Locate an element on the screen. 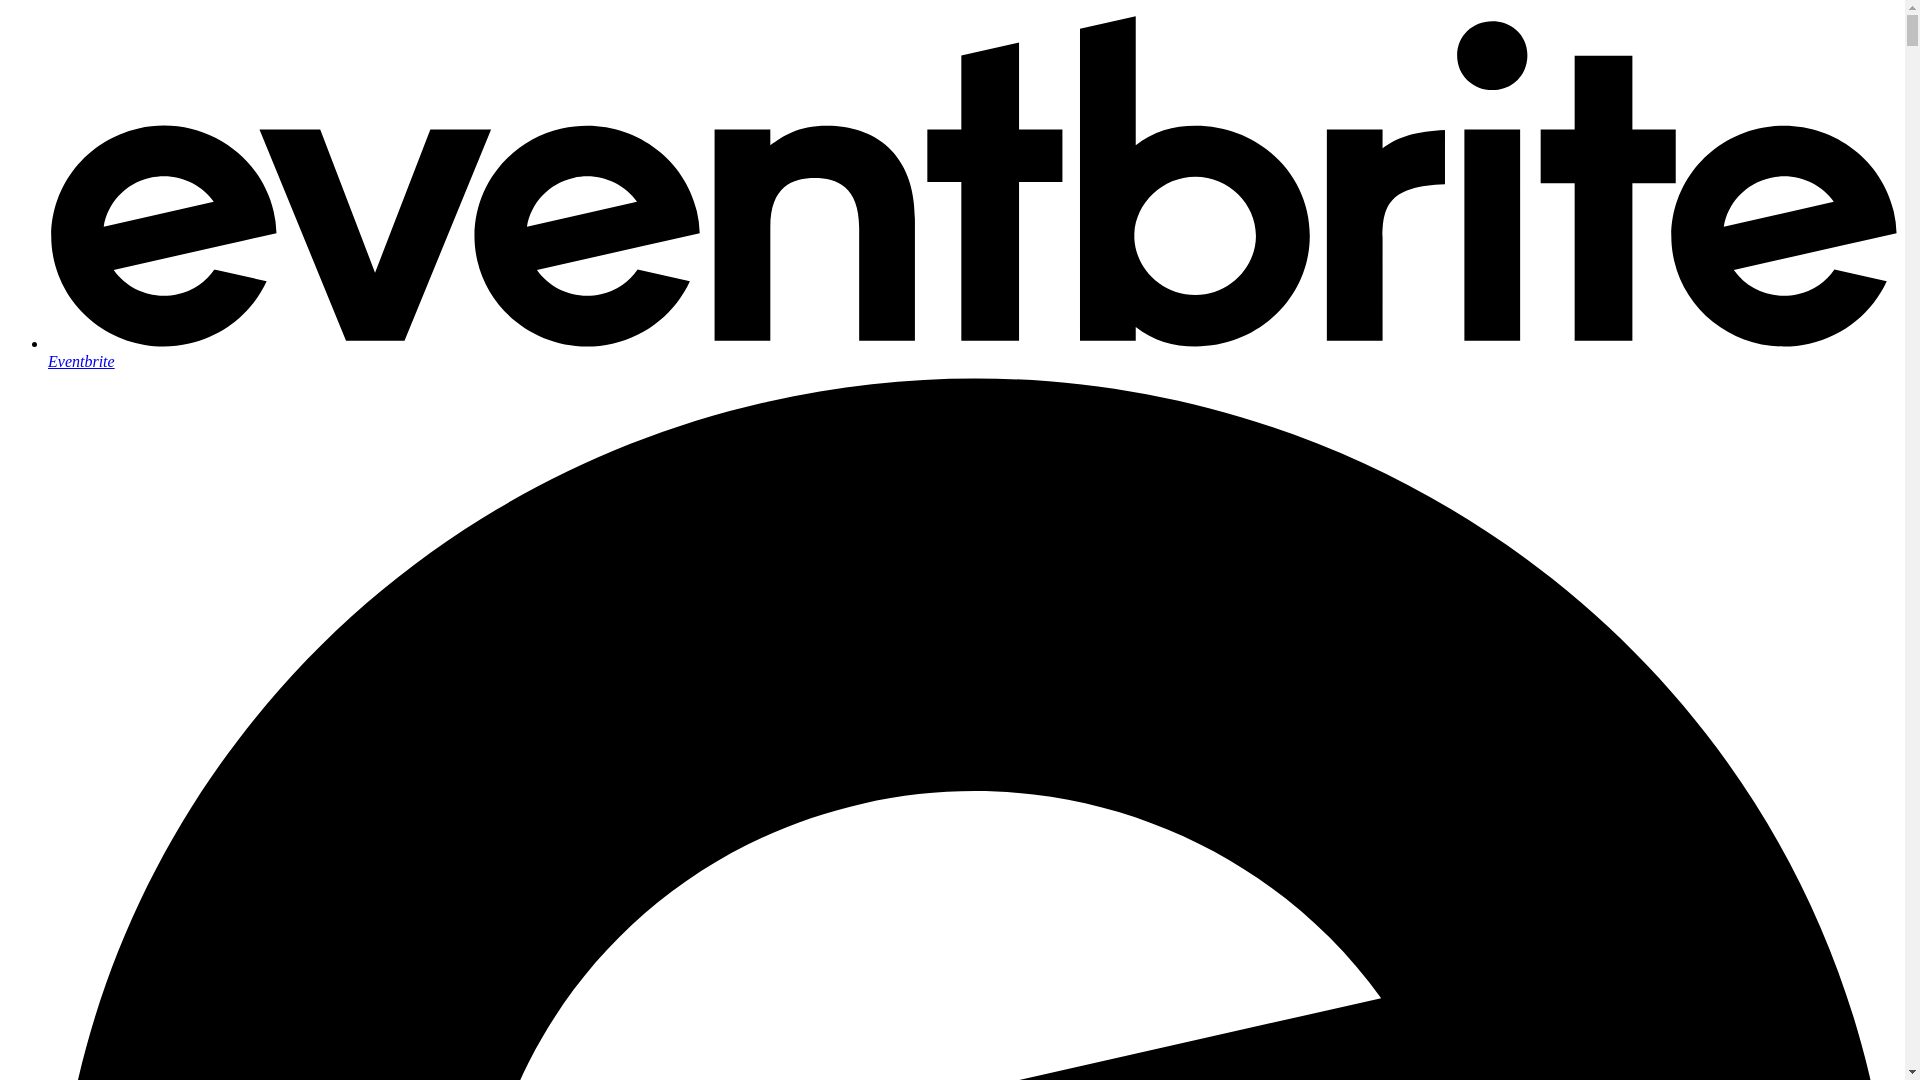 The height and width of the screenshot is (1080, 1920). 'Eventbrite' is located at coordinates (972, 351).